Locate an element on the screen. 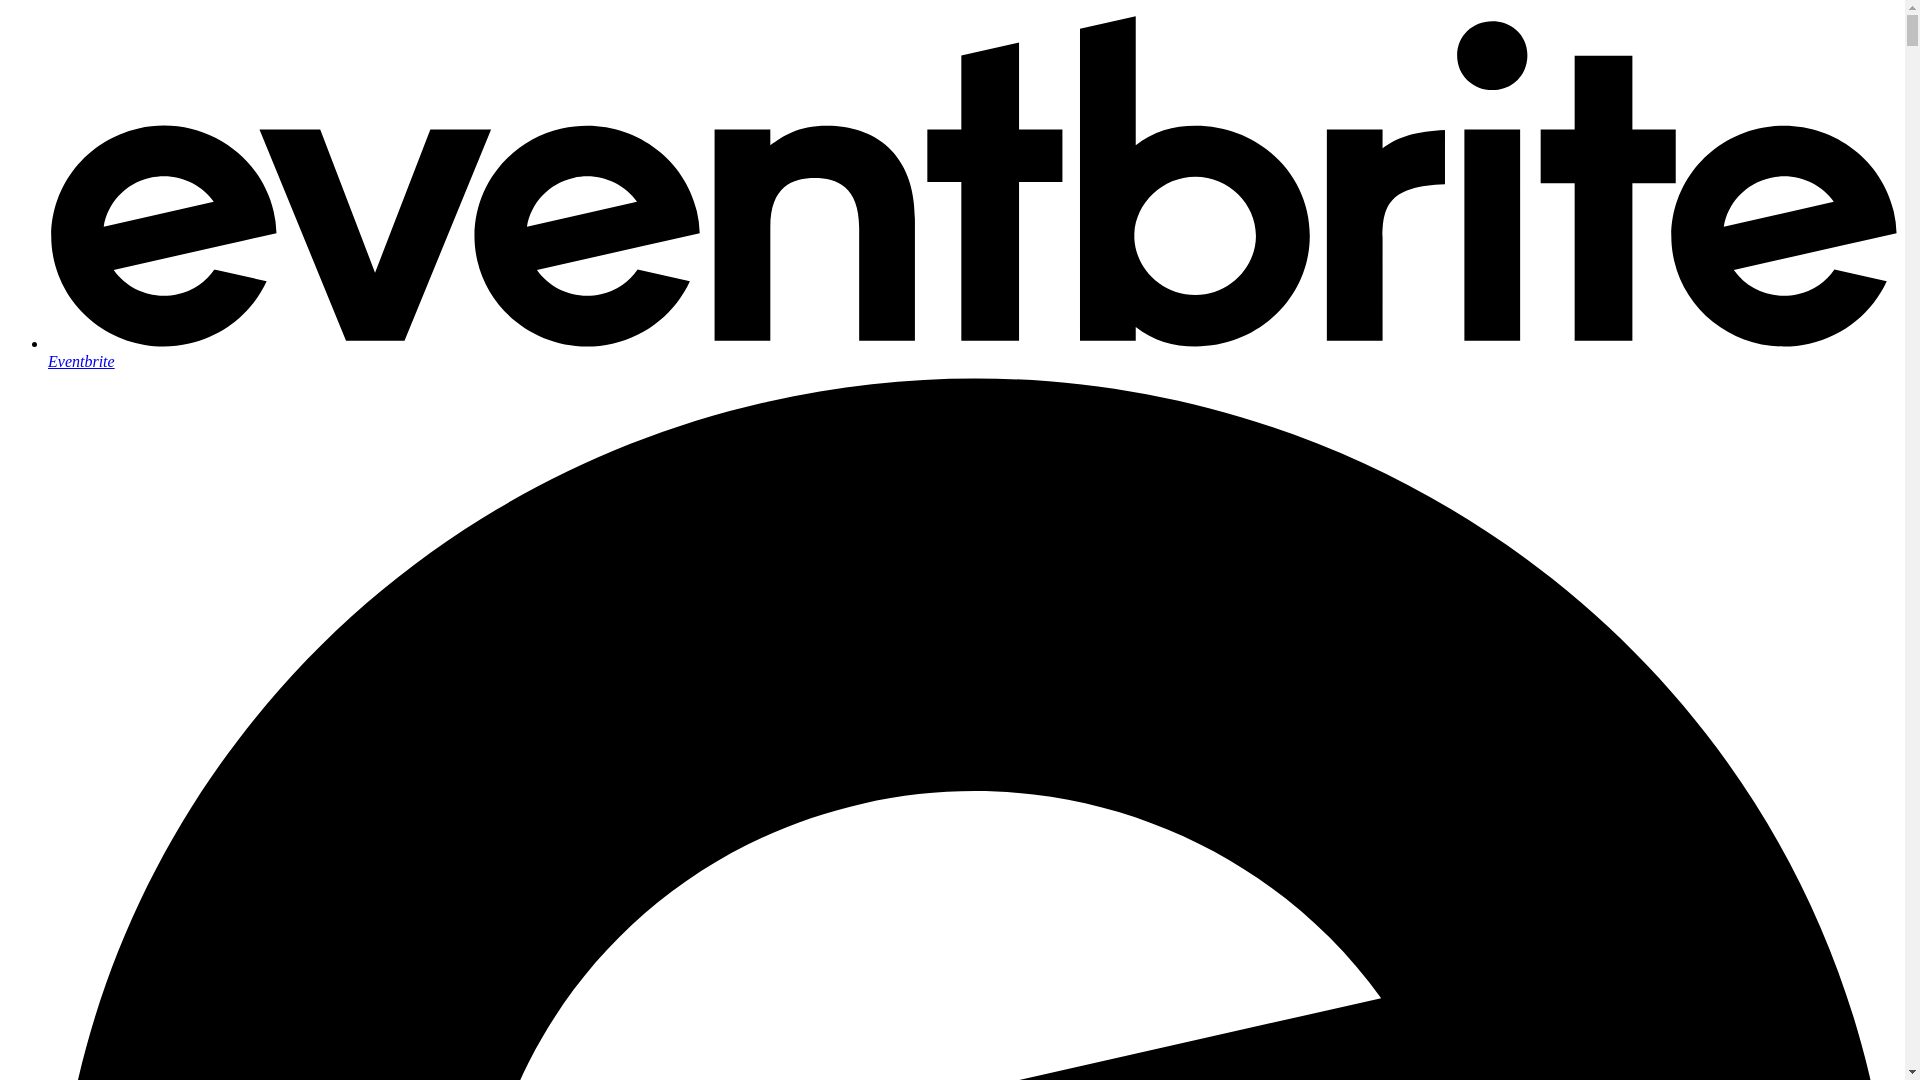 The height and width of the screenshot is (1080, 1920). 'Eventbrite' is located at coordinates (972, 351).